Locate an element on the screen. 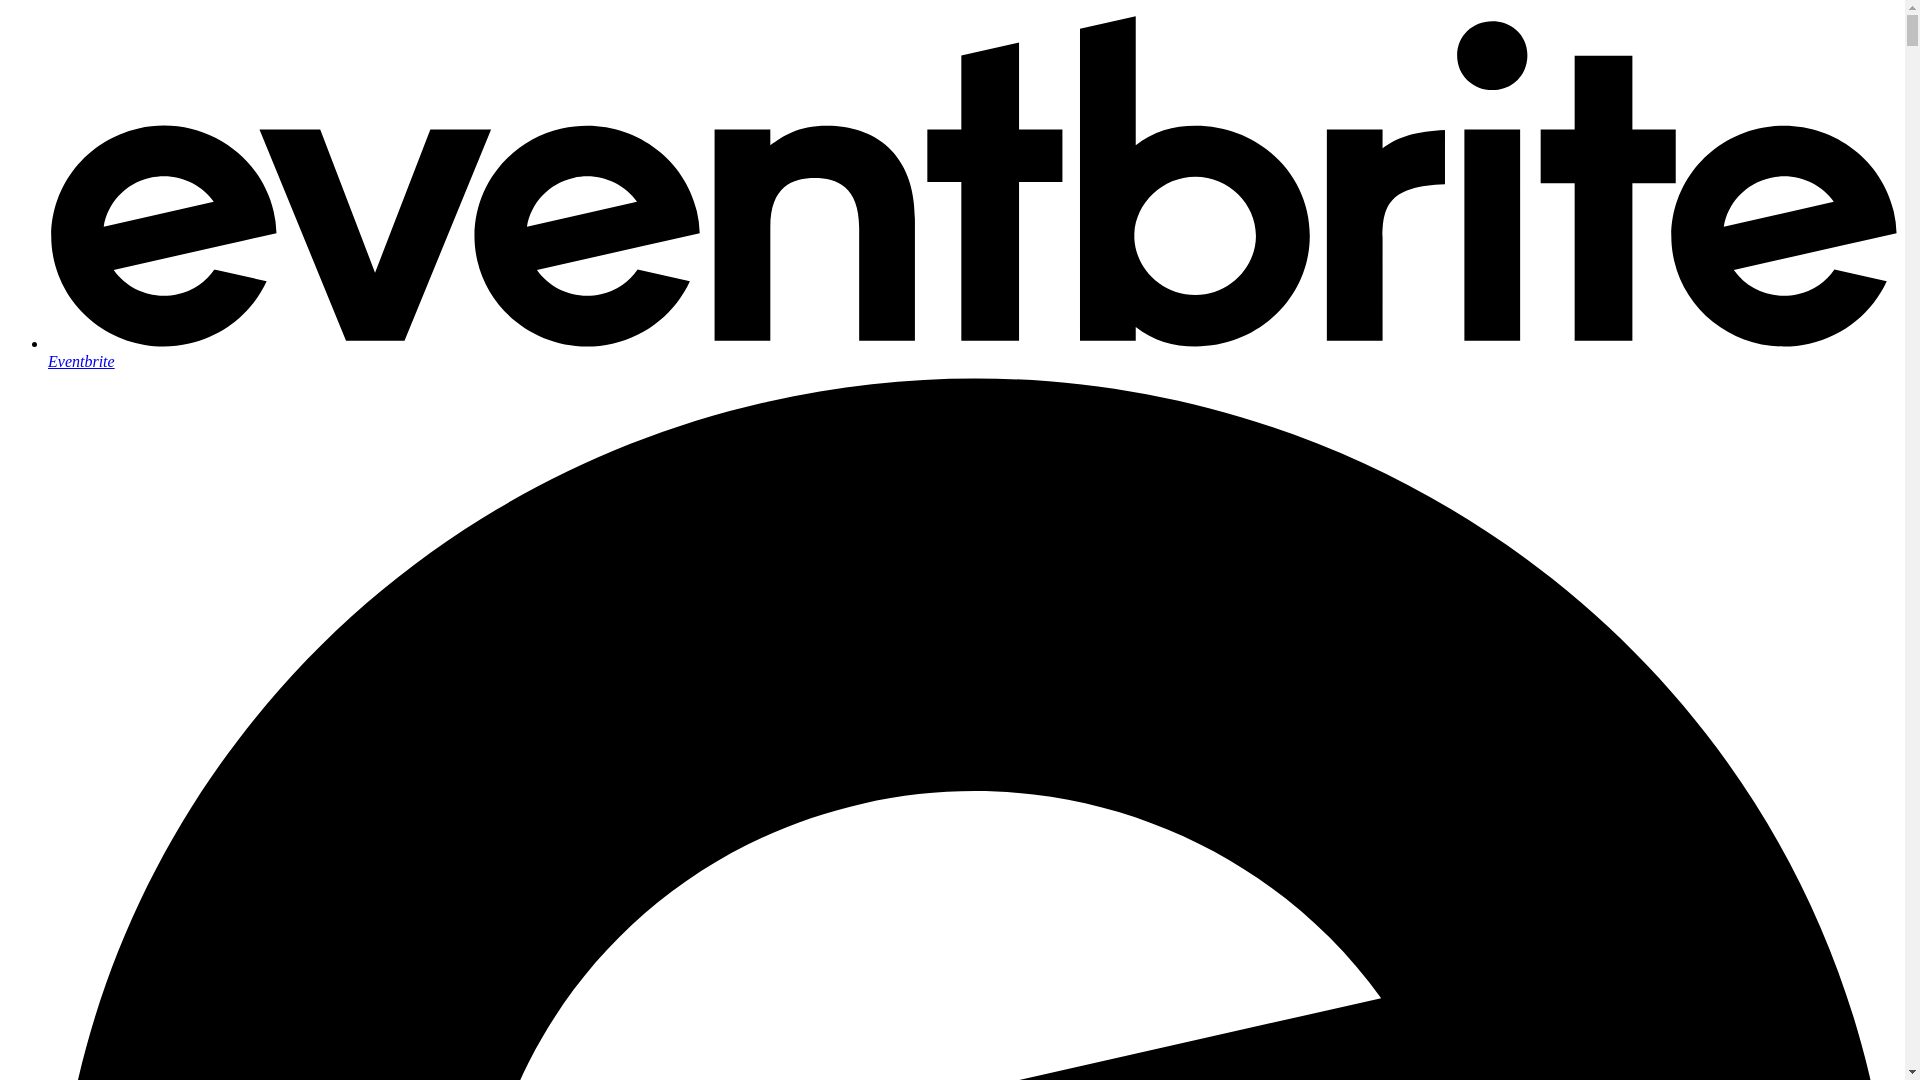 The height and width of the screenshot is (1080, 1920). 'Eventbrite' is located at coordinates (972, 351).